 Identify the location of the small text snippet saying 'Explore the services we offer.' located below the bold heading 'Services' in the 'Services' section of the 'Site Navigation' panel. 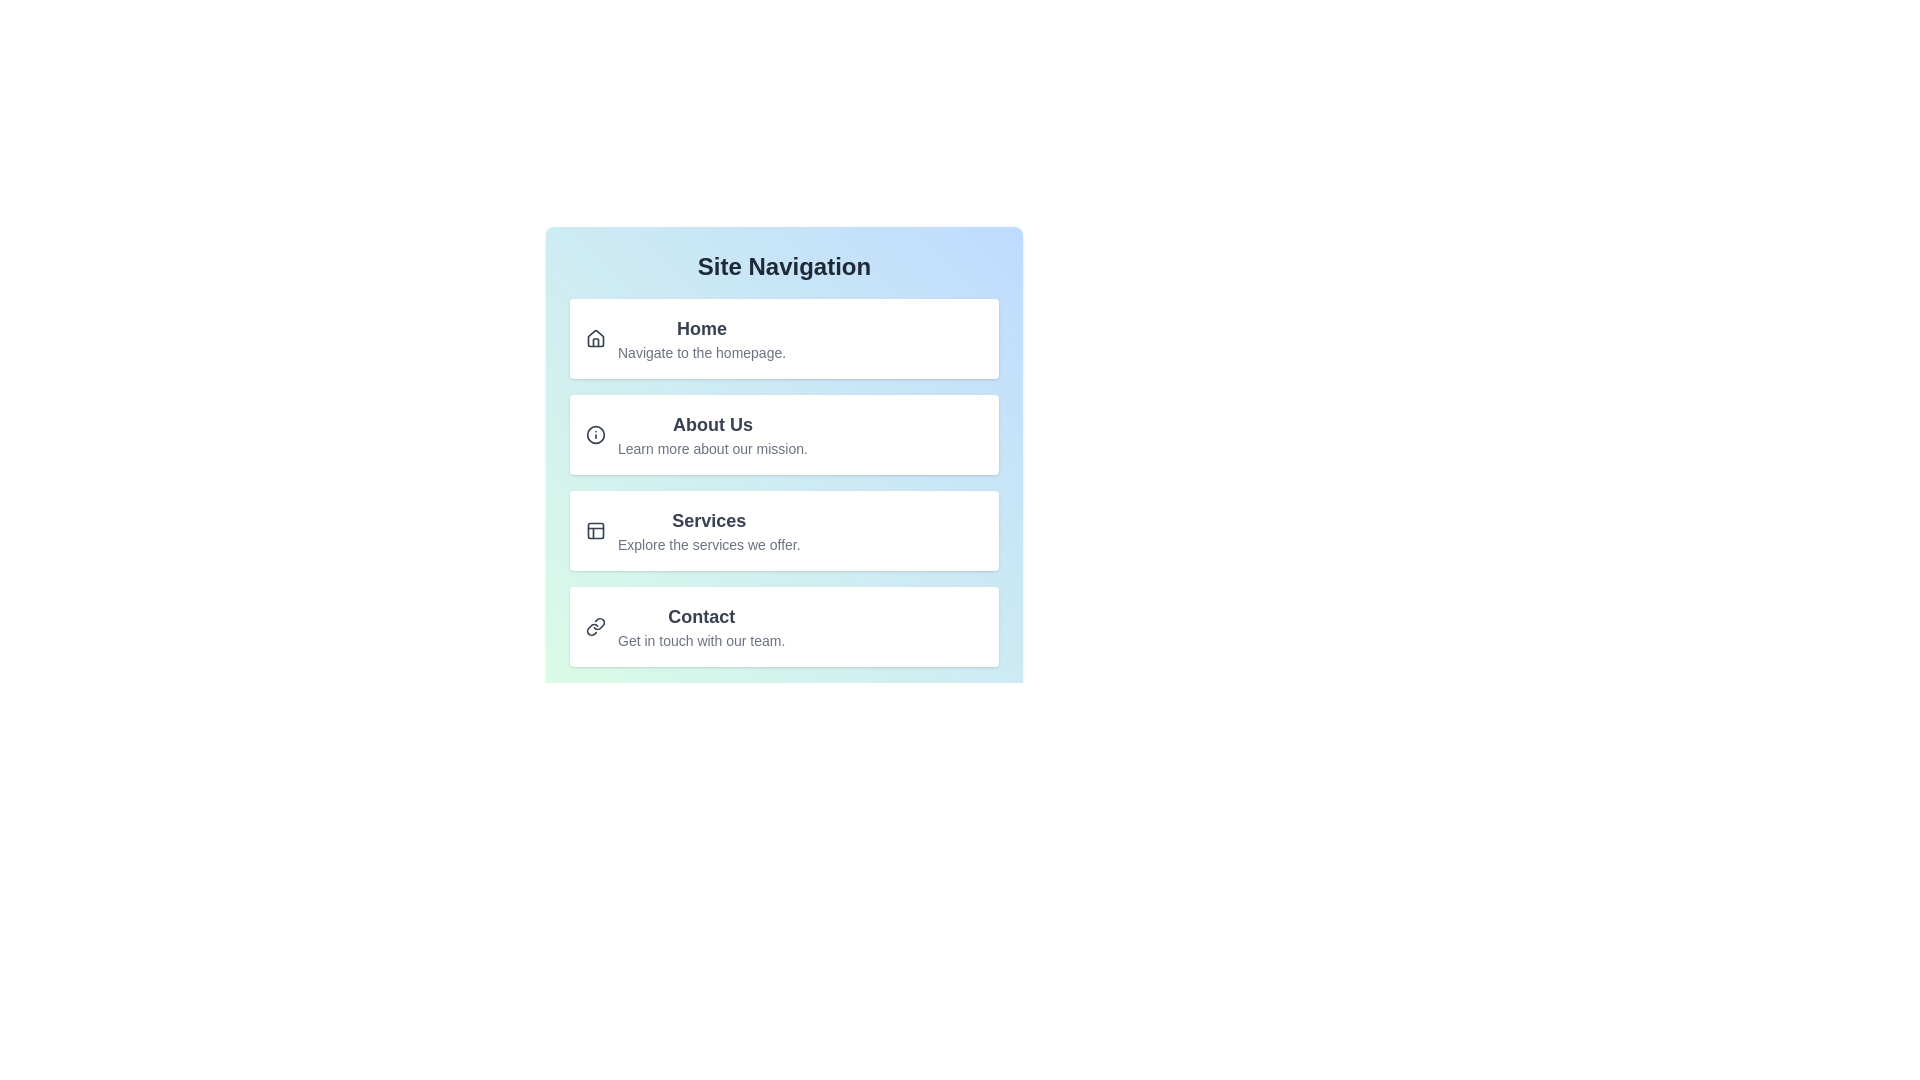
(709, 544).